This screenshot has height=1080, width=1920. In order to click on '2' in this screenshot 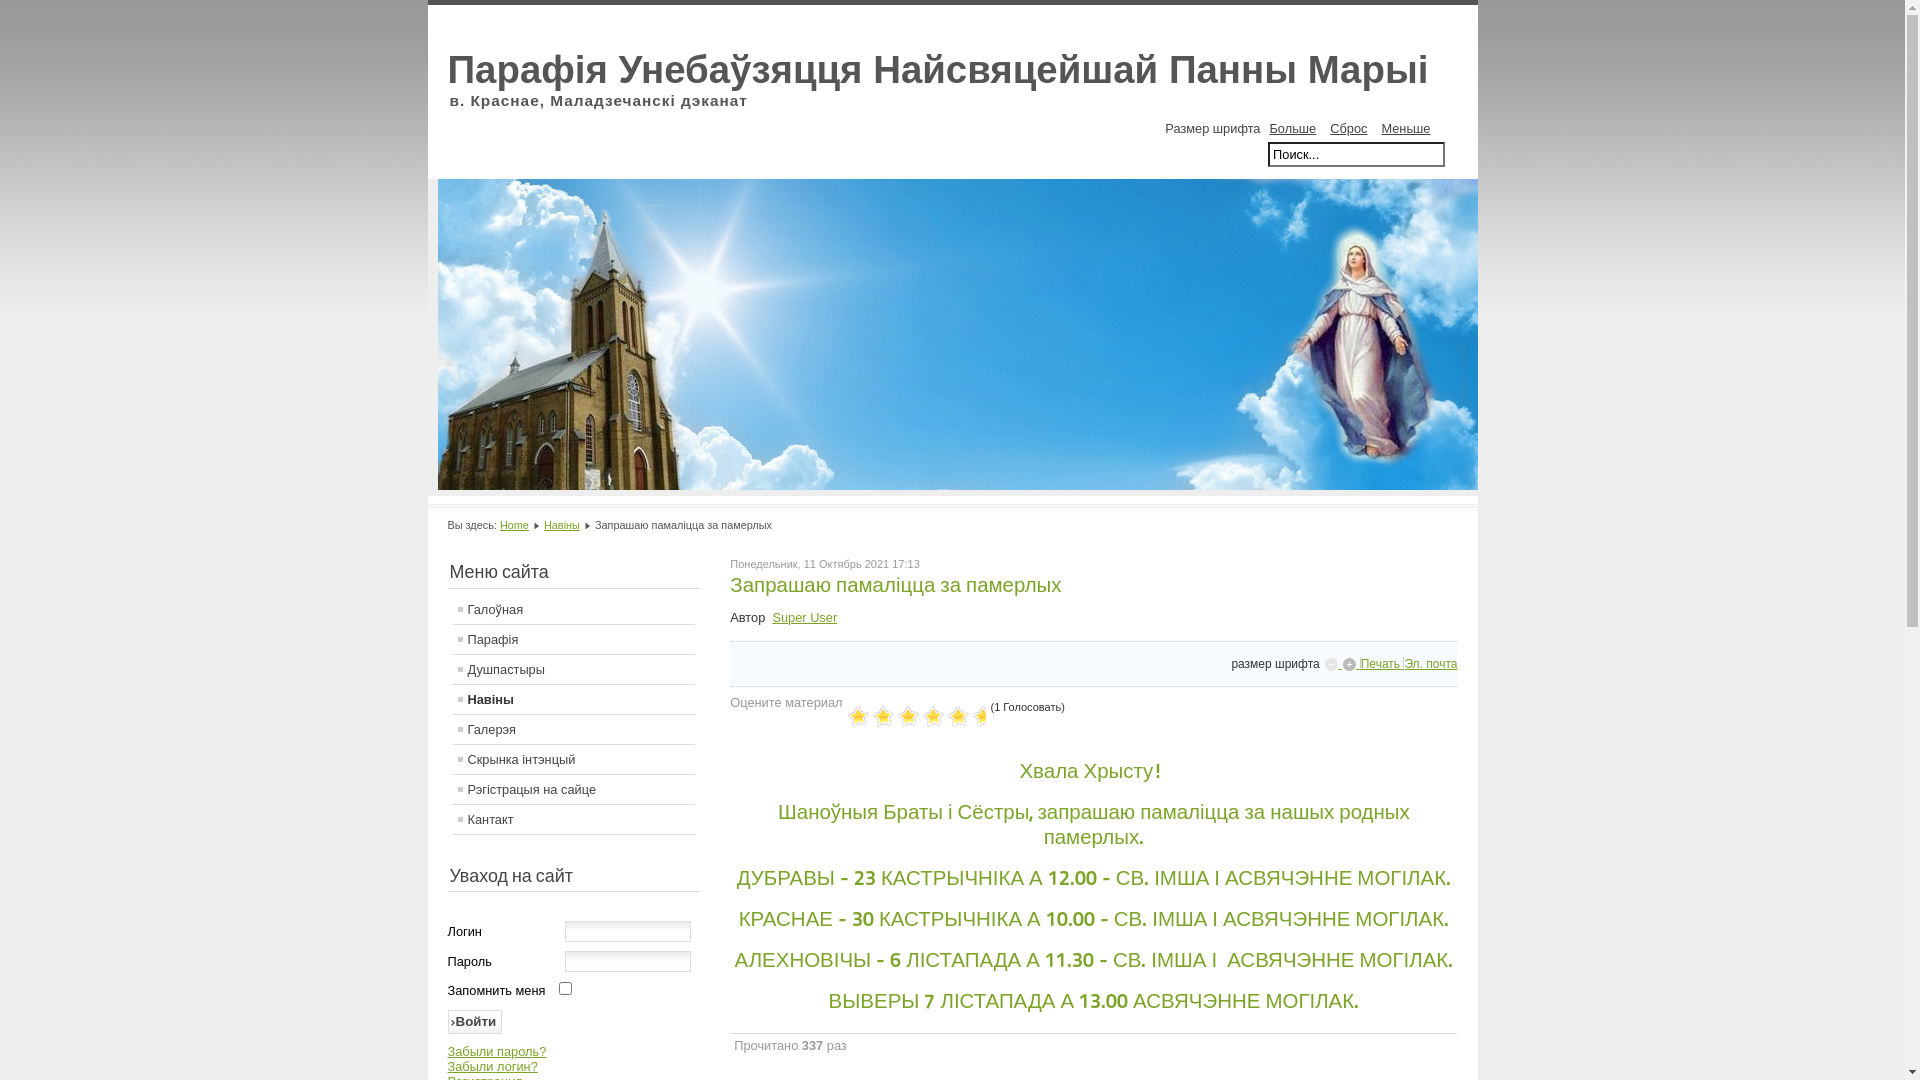, I will do `click(873, 716)`.